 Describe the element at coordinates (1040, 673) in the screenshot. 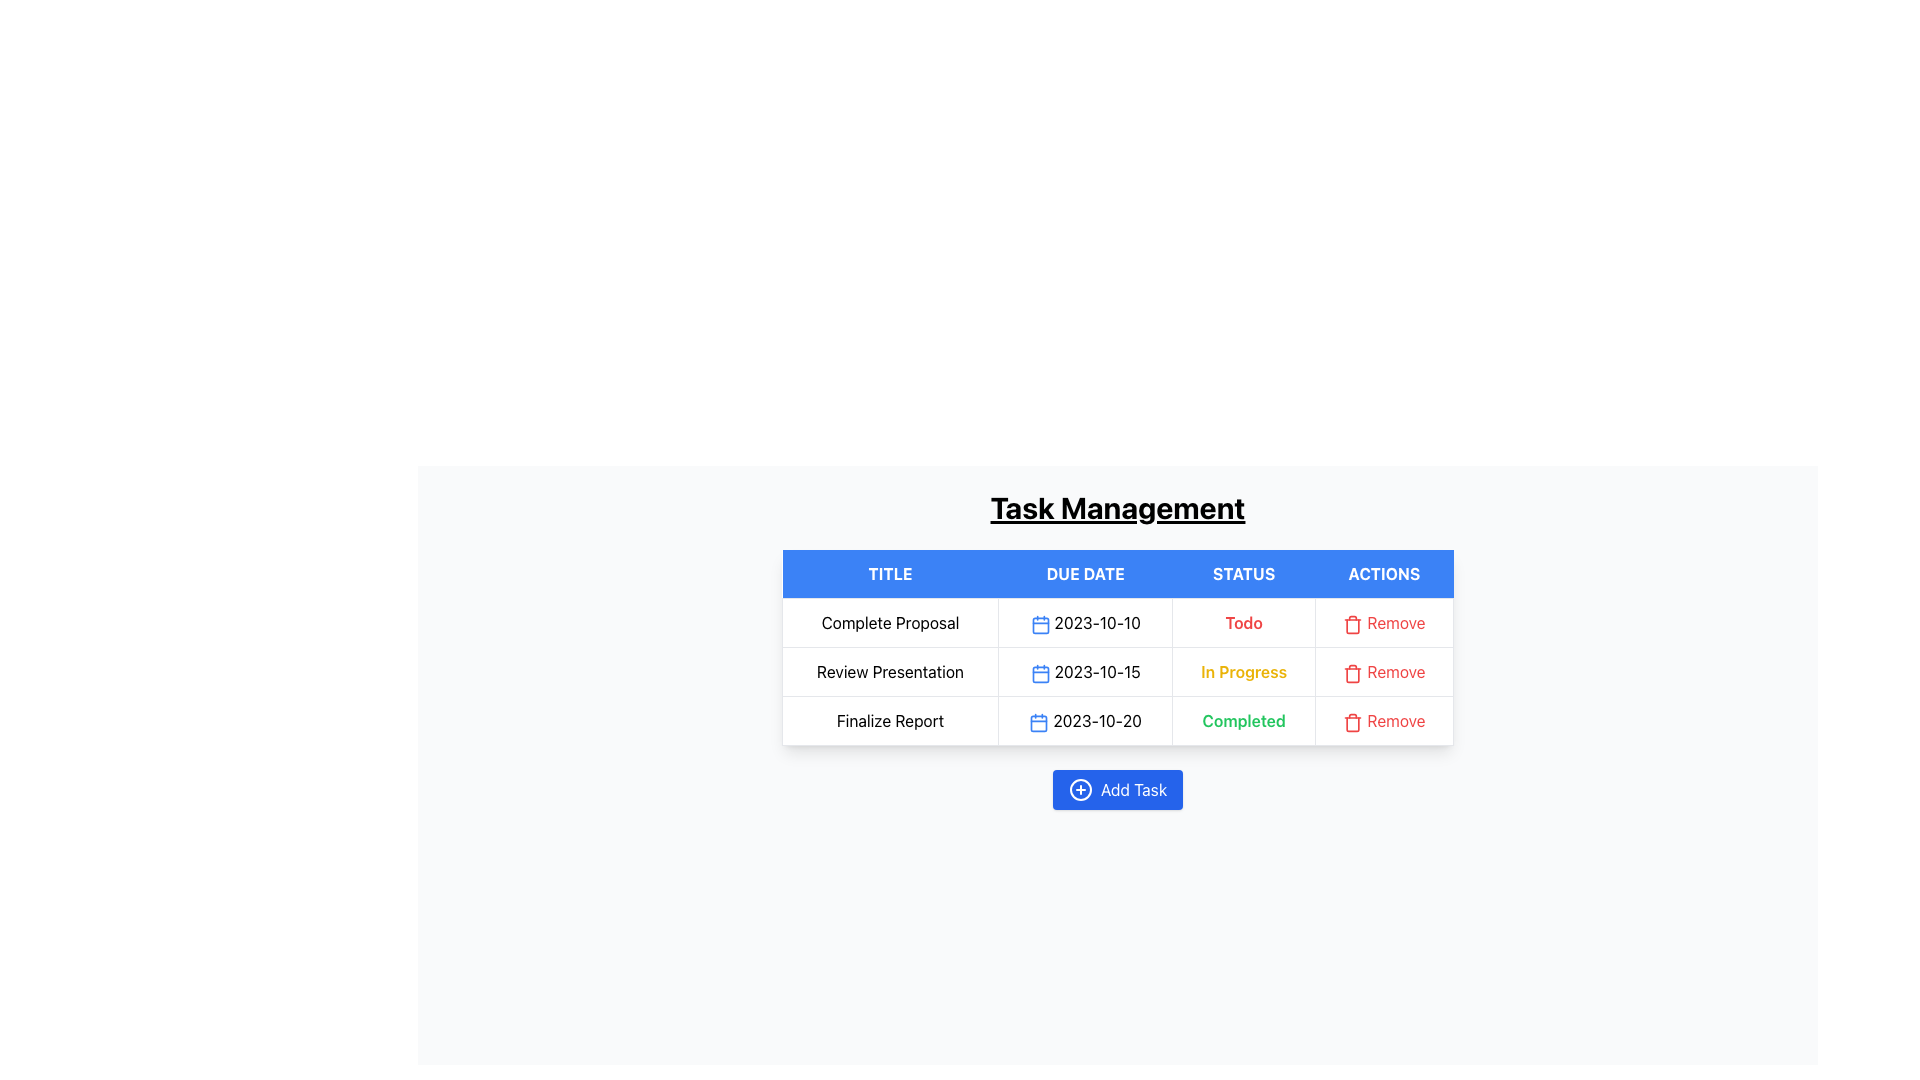

I see `the small blue calendar icon located in the second row of the table under the 'DUE DATE' column, which is positioned to the left of the text '2023-10-15'` at that location.